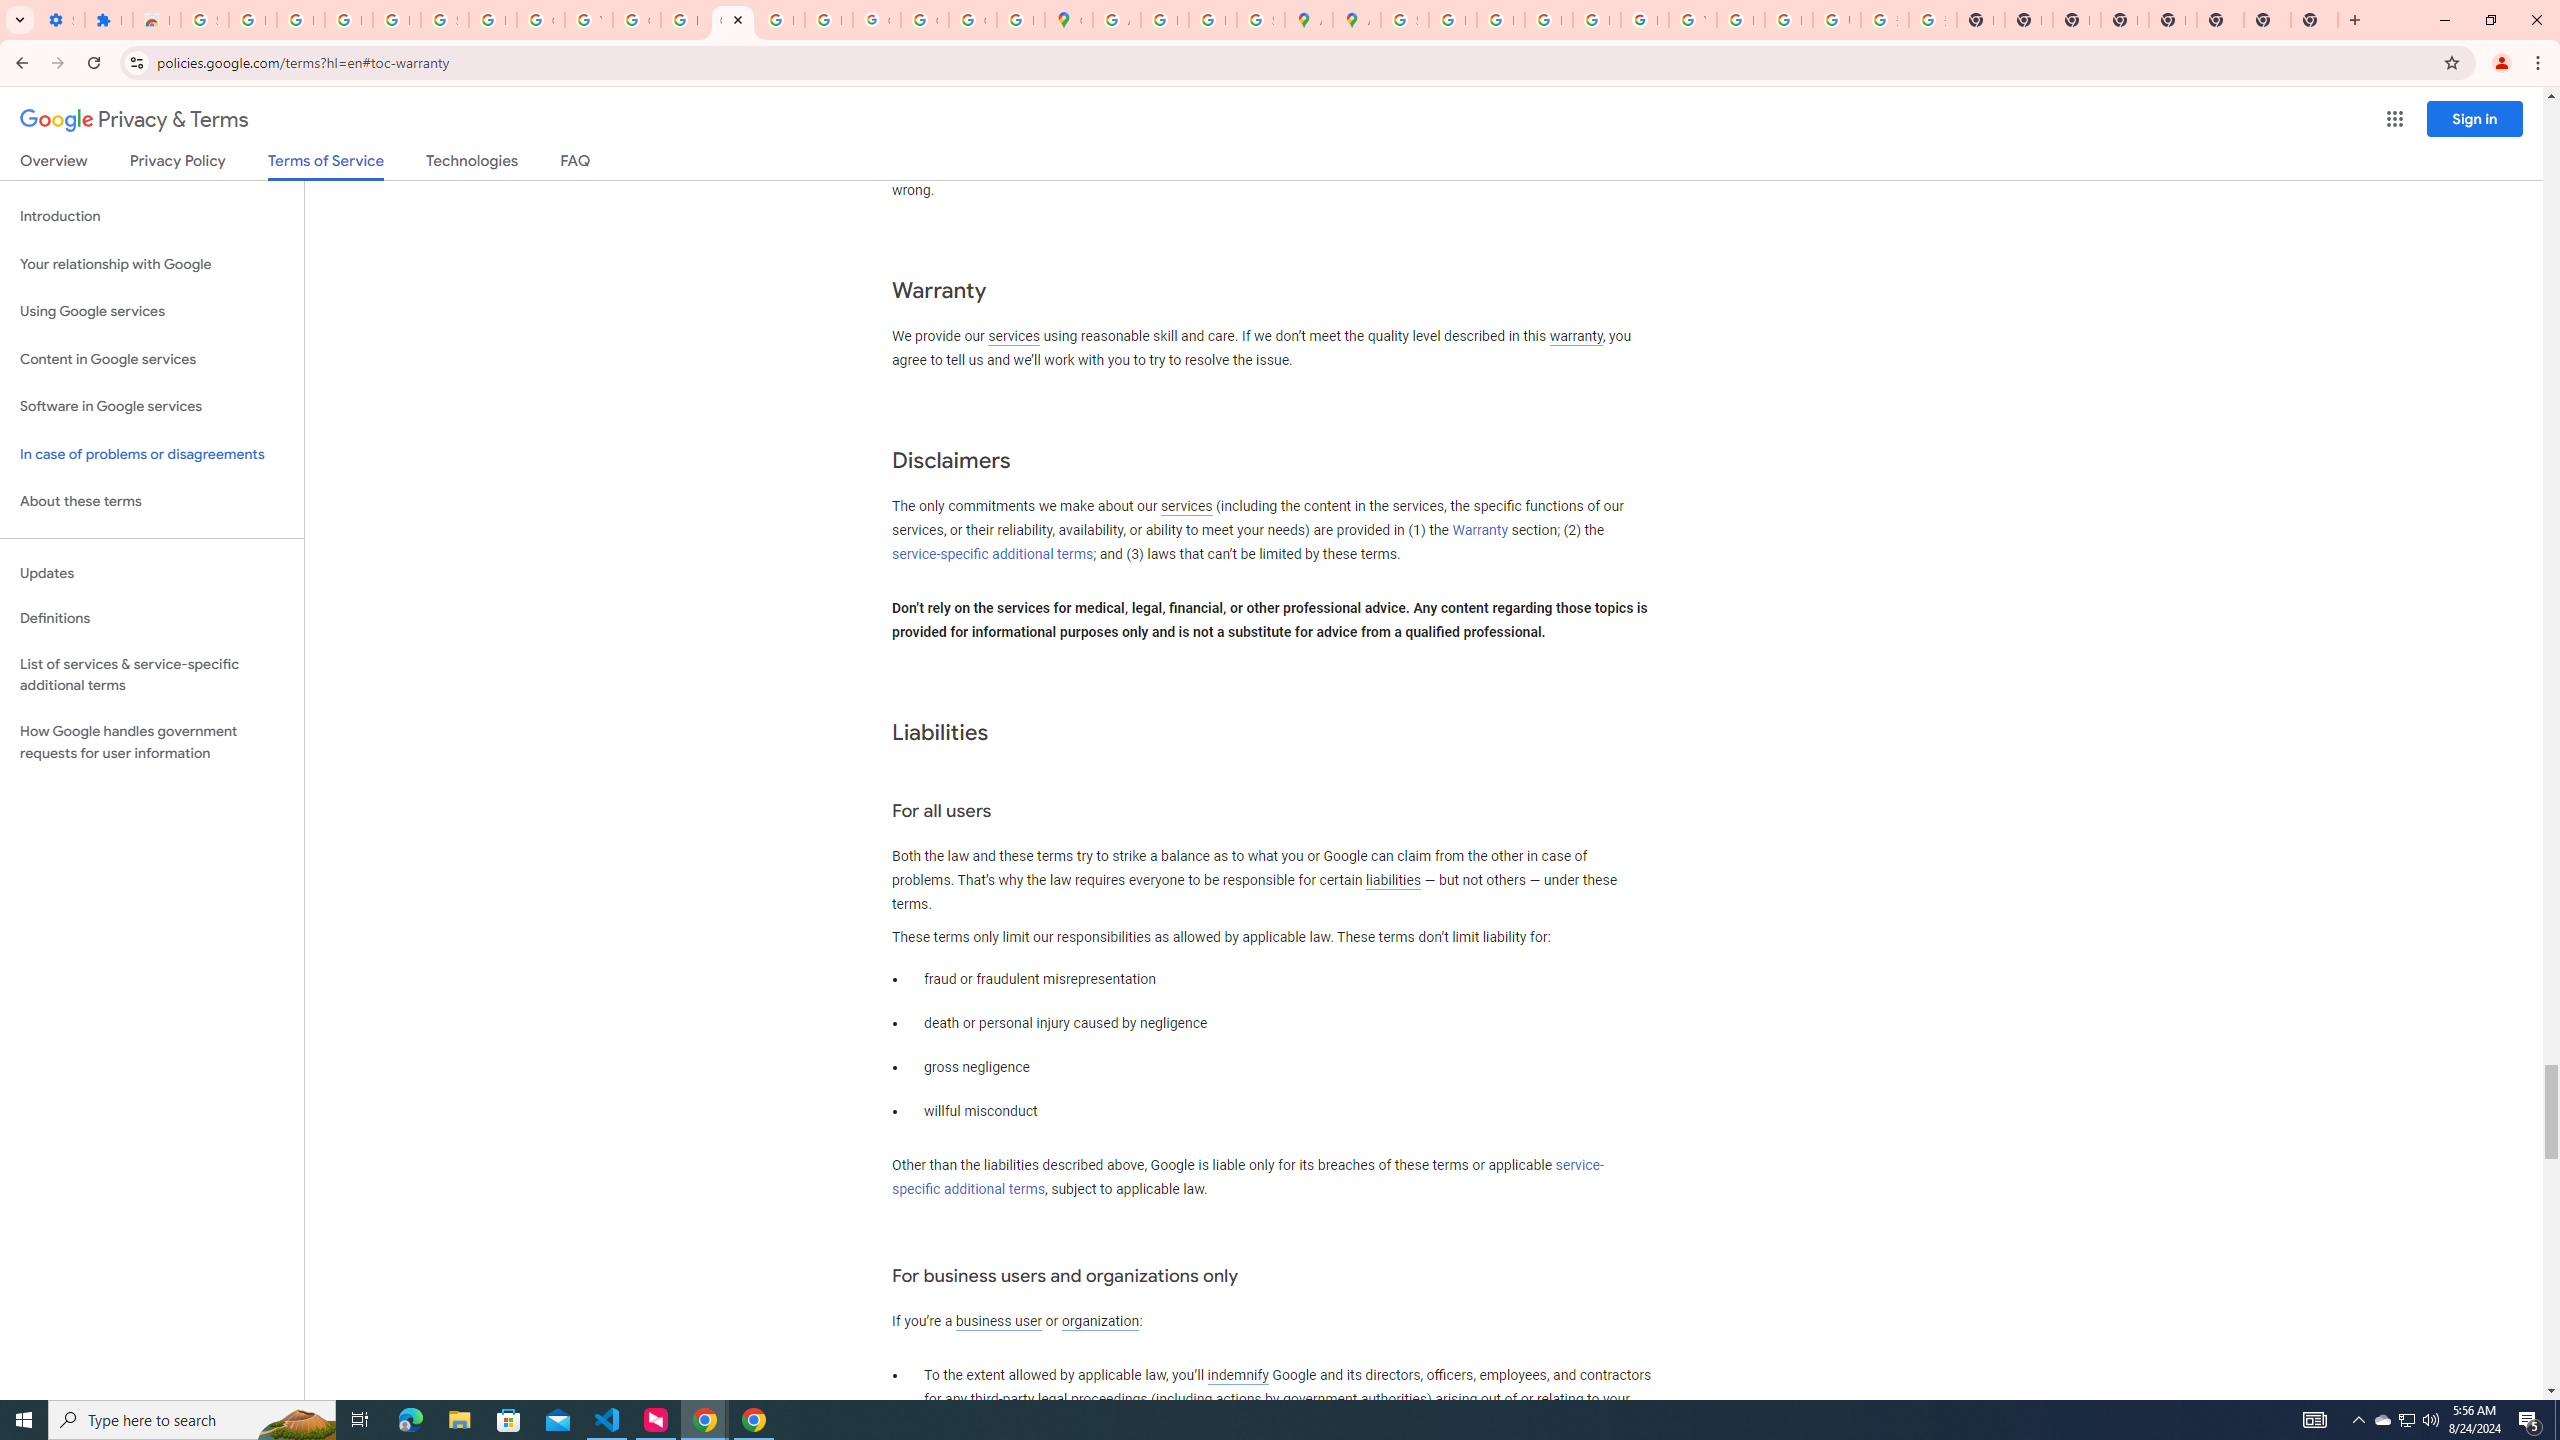  Describe the element at coordinates (1259, 19) in the screenshot. I see `'Safety in Our Products - Google Safety Center'` at that location.